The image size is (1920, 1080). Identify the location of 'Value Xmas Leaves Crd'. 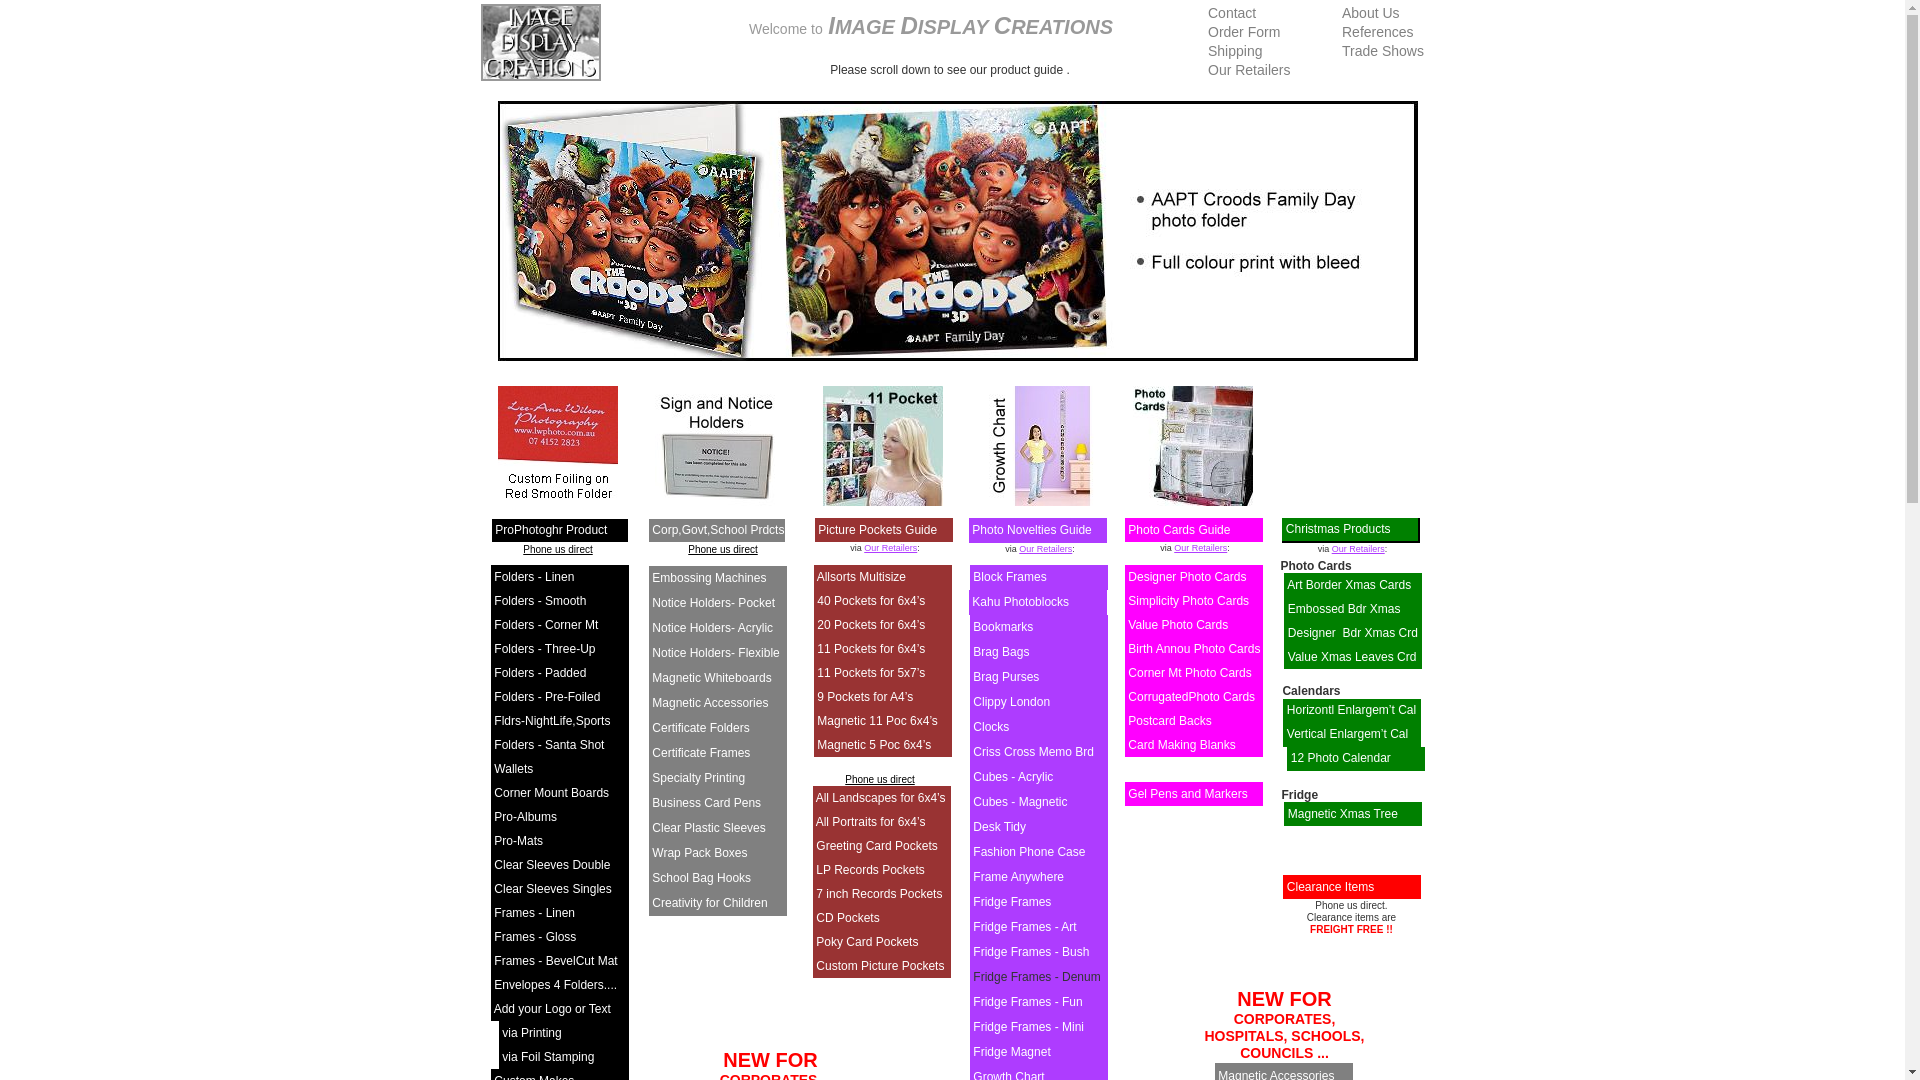
(1287, 656).